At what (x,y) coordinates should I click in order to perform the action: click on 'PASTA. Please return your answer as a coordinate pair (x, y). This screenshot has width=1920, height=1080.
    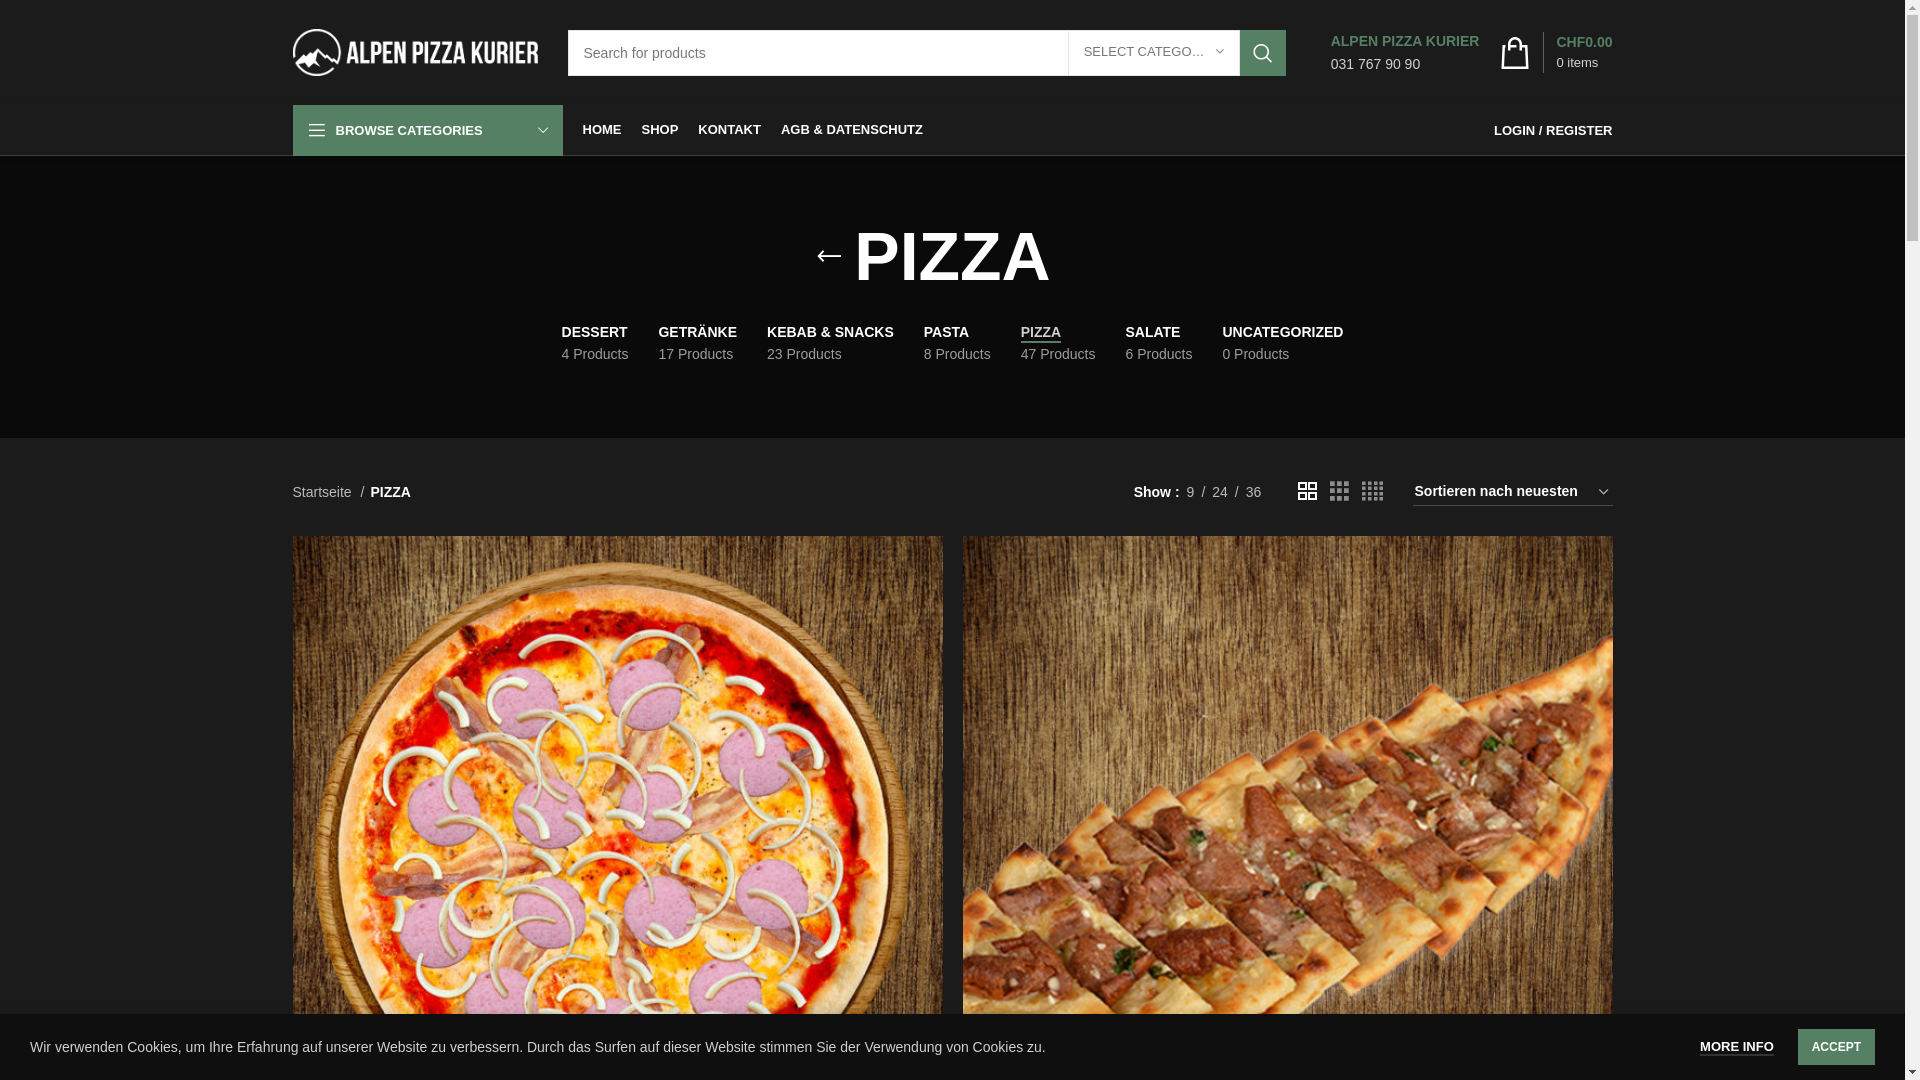
    Looking at the image, I should click on (923, 342).